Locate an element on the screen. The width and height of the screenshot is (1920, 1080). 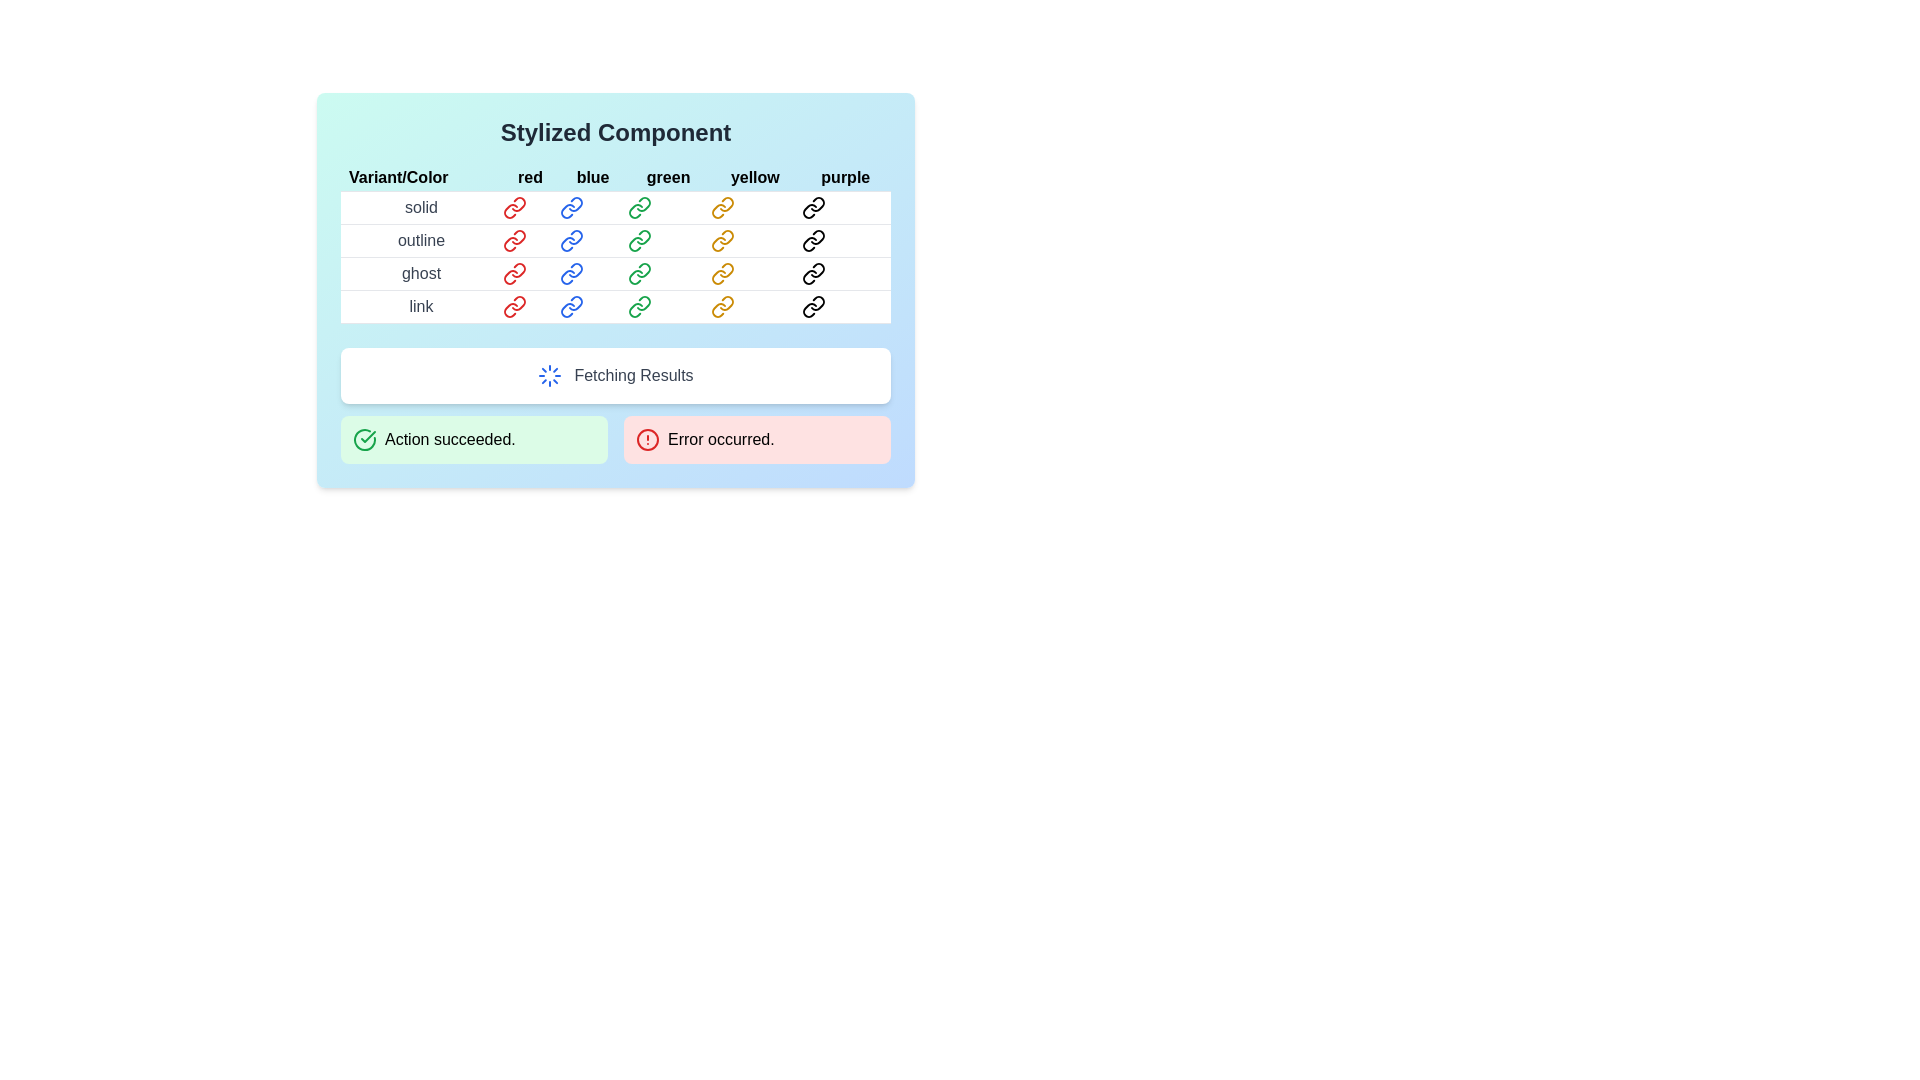
the header label for the 'red' column in the table, which is located in the second column of the header row and is preceded by 'Variant/Color' and followed by 'blue' is located at coordinates (530, 177).